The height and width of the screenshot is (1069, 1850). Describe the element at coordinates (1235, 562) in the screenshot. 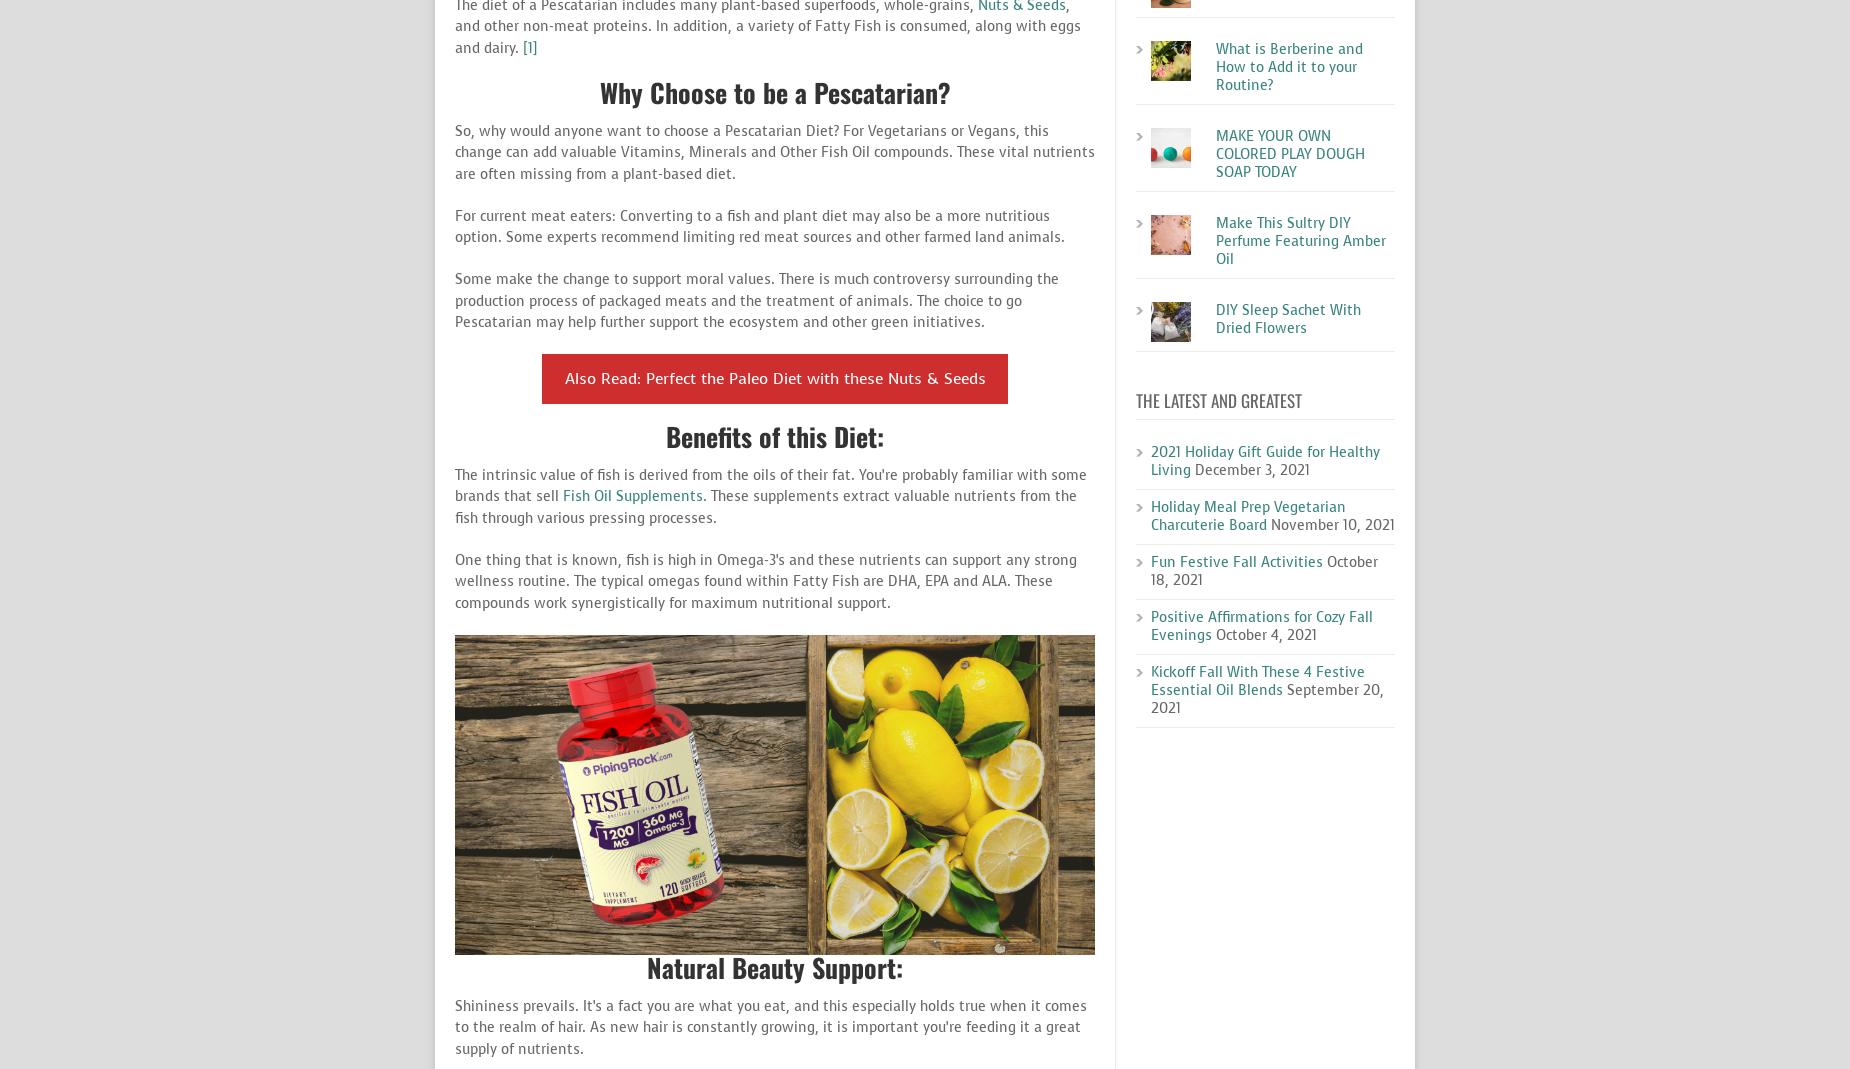

I see `'Fun Festive Fall Activities'` at that location.